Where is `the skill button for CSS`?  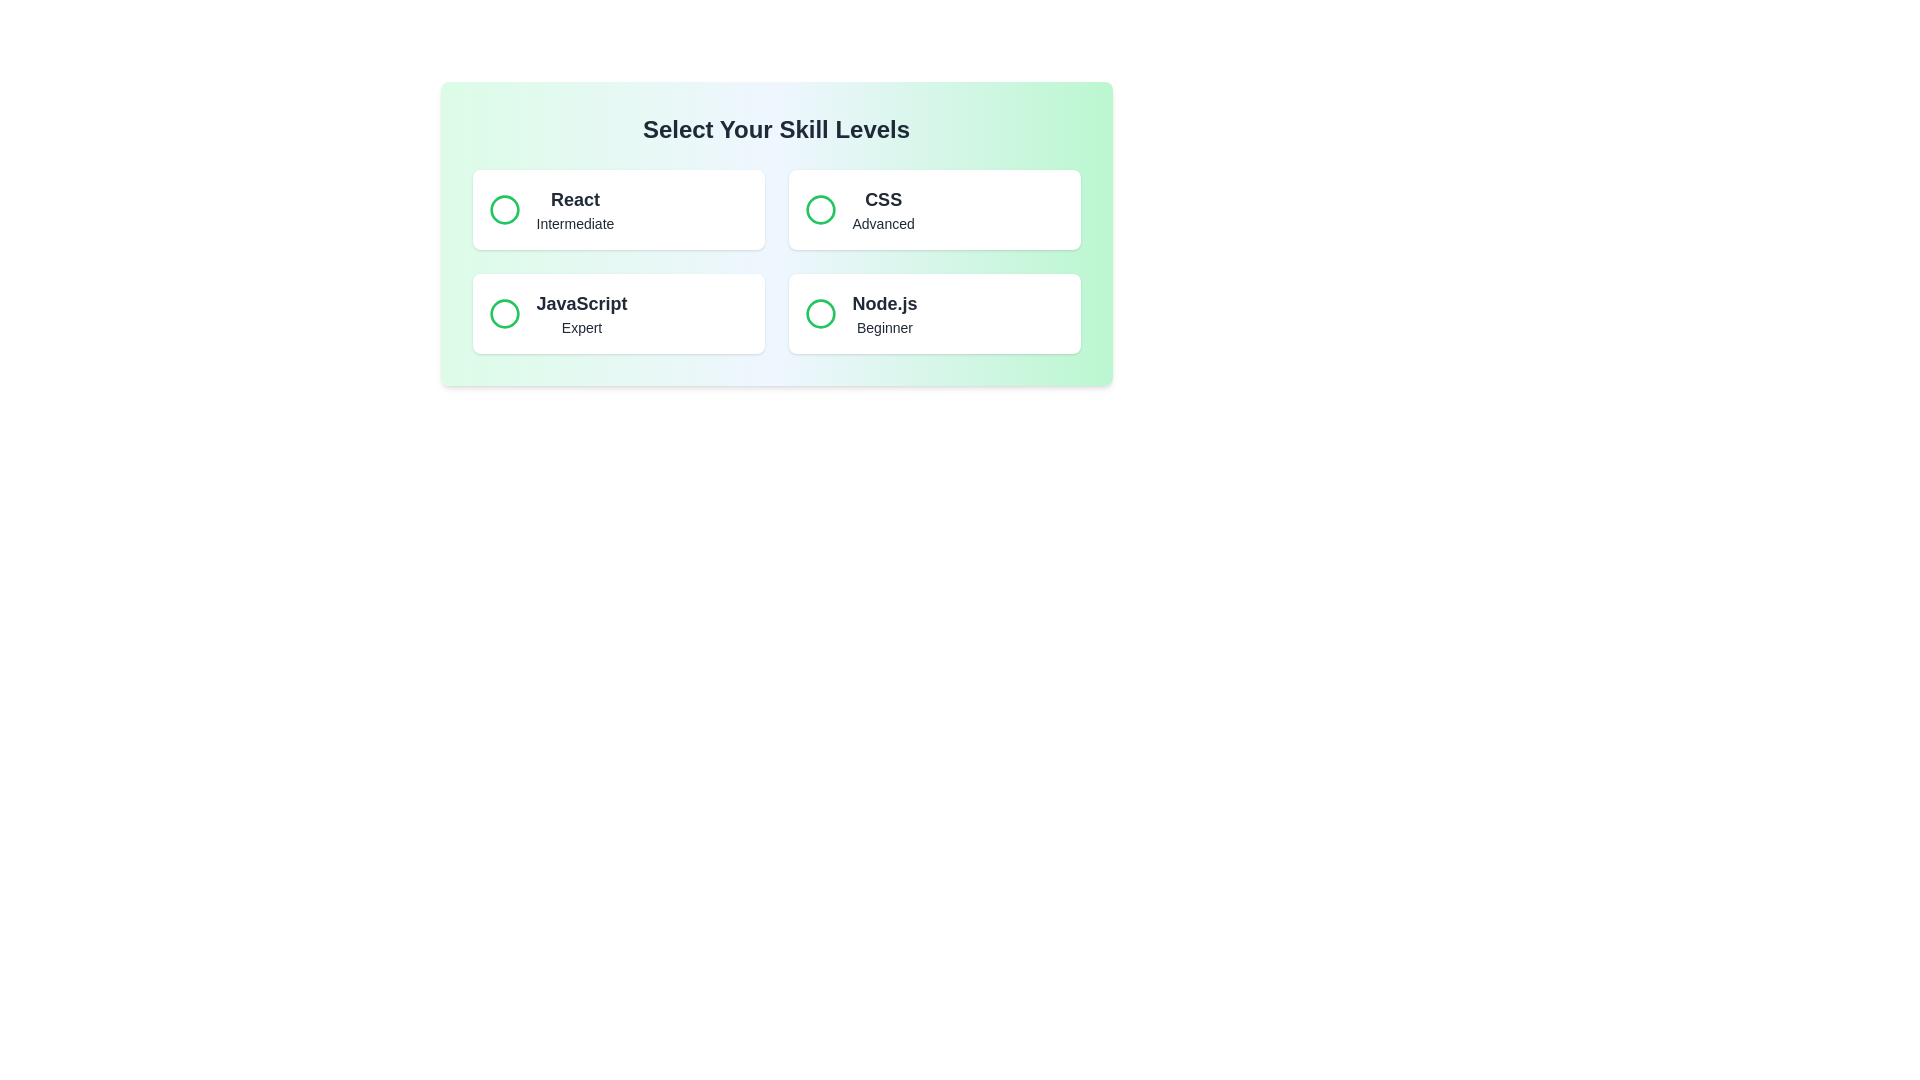
the skill button for CSS is located at coordinates (933, 209).